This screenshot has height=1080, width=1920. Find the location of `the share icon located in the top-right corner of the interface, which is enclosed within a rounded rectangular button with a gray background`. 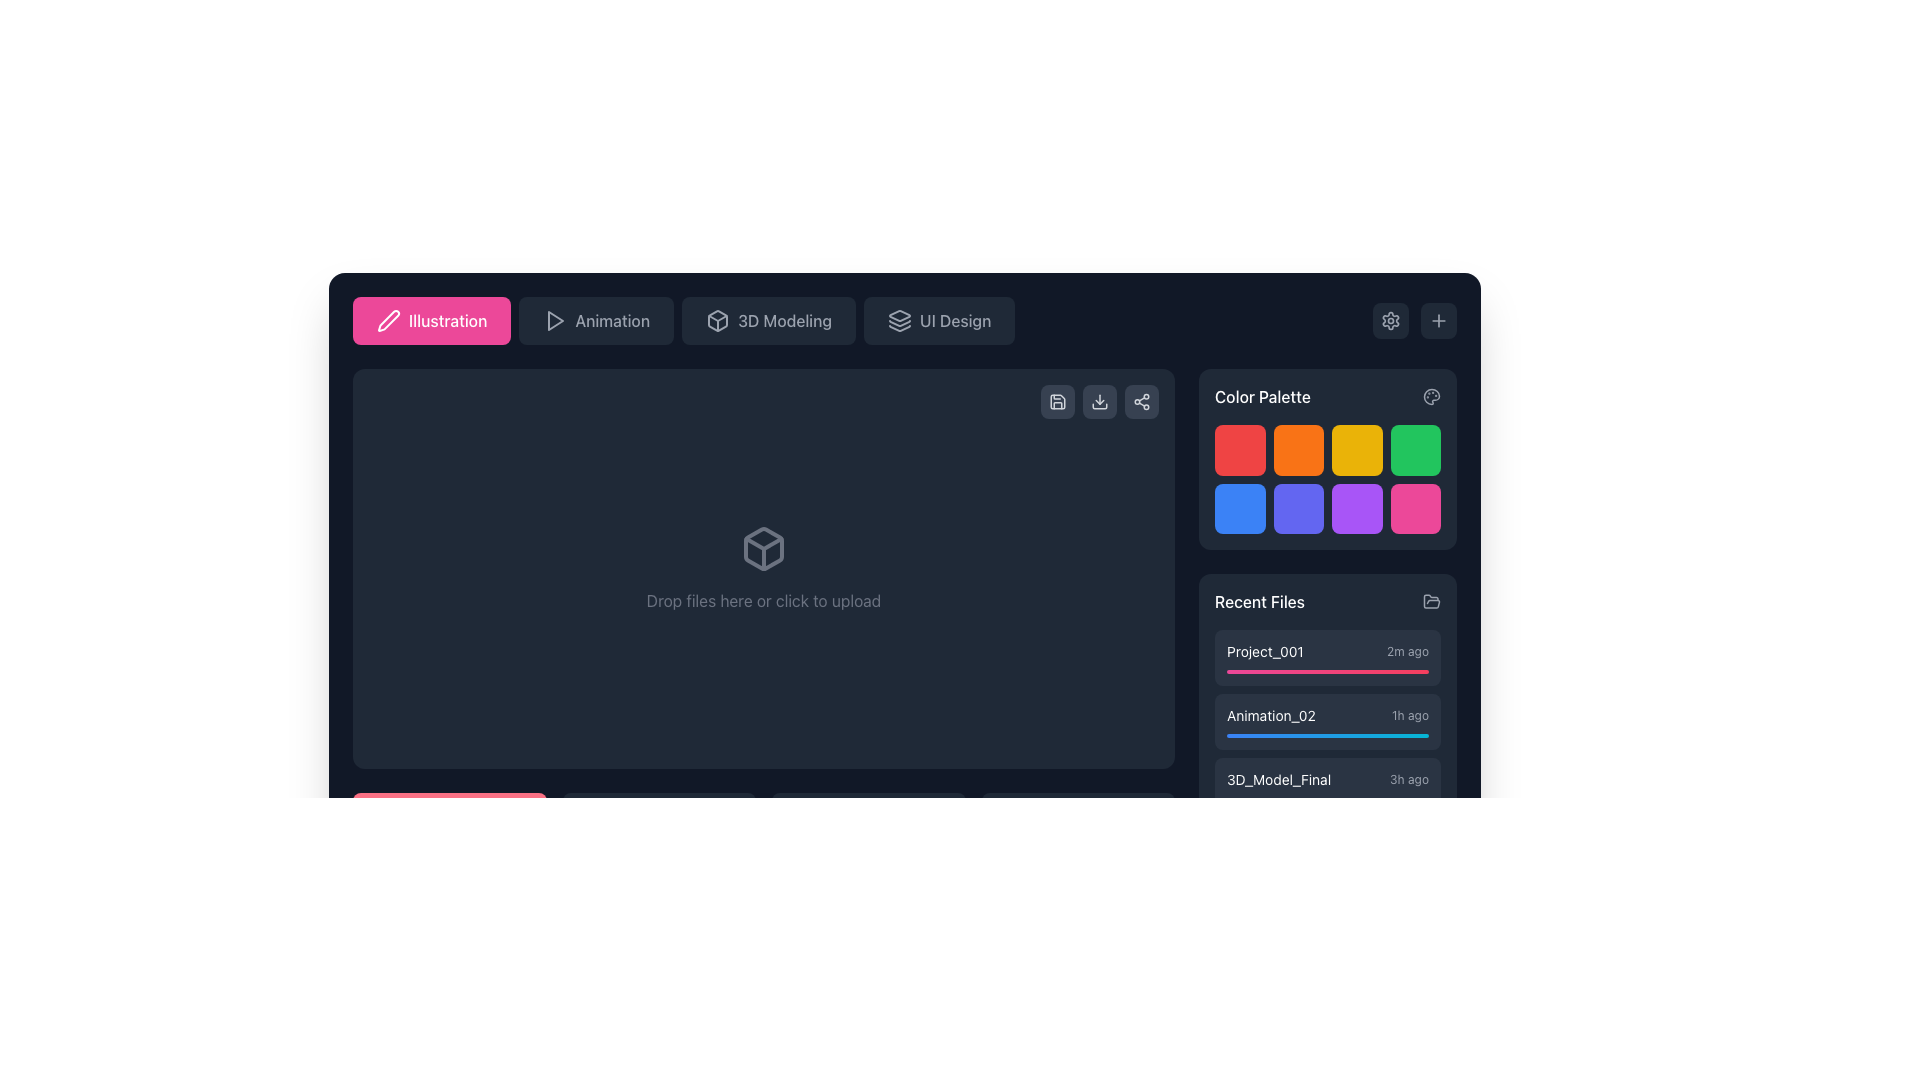

the share icon located in the top-right corner of the interface, which is enclosed within a rounded rectangular button with a gray background is located at coordinates (1142, 401).